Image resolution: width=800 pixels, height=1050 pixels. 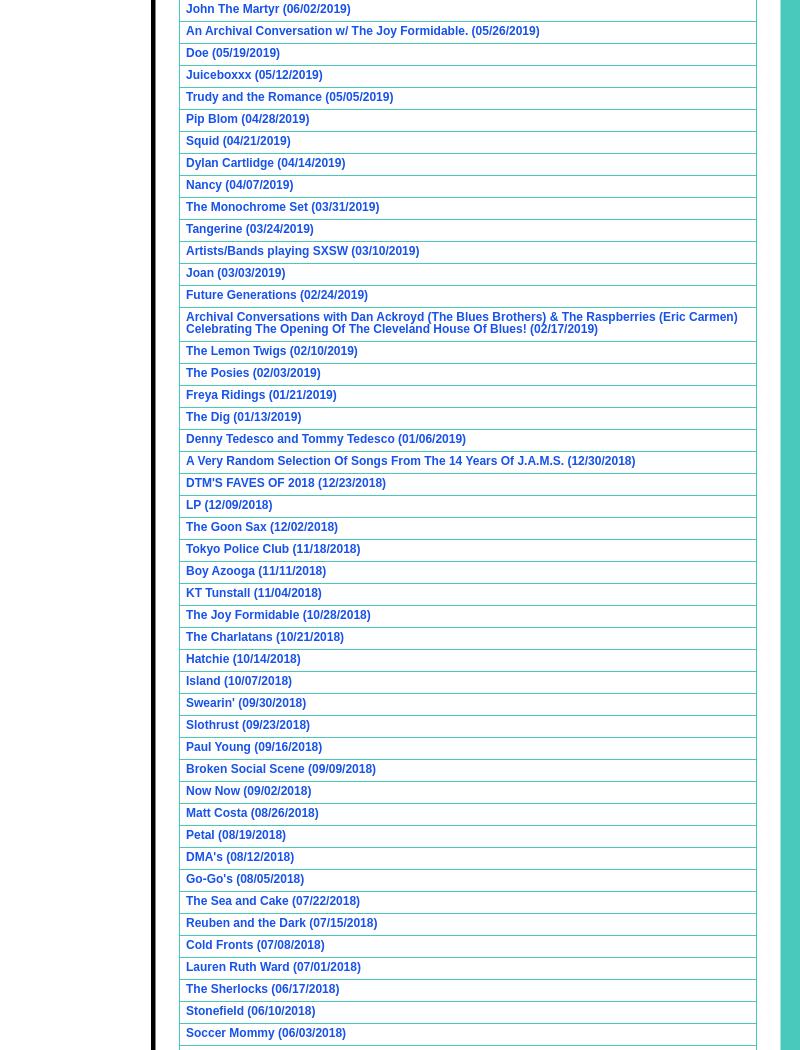 I want to click on 'The Sea and Cake (07/22/2018)', so click(x=272, y=901).